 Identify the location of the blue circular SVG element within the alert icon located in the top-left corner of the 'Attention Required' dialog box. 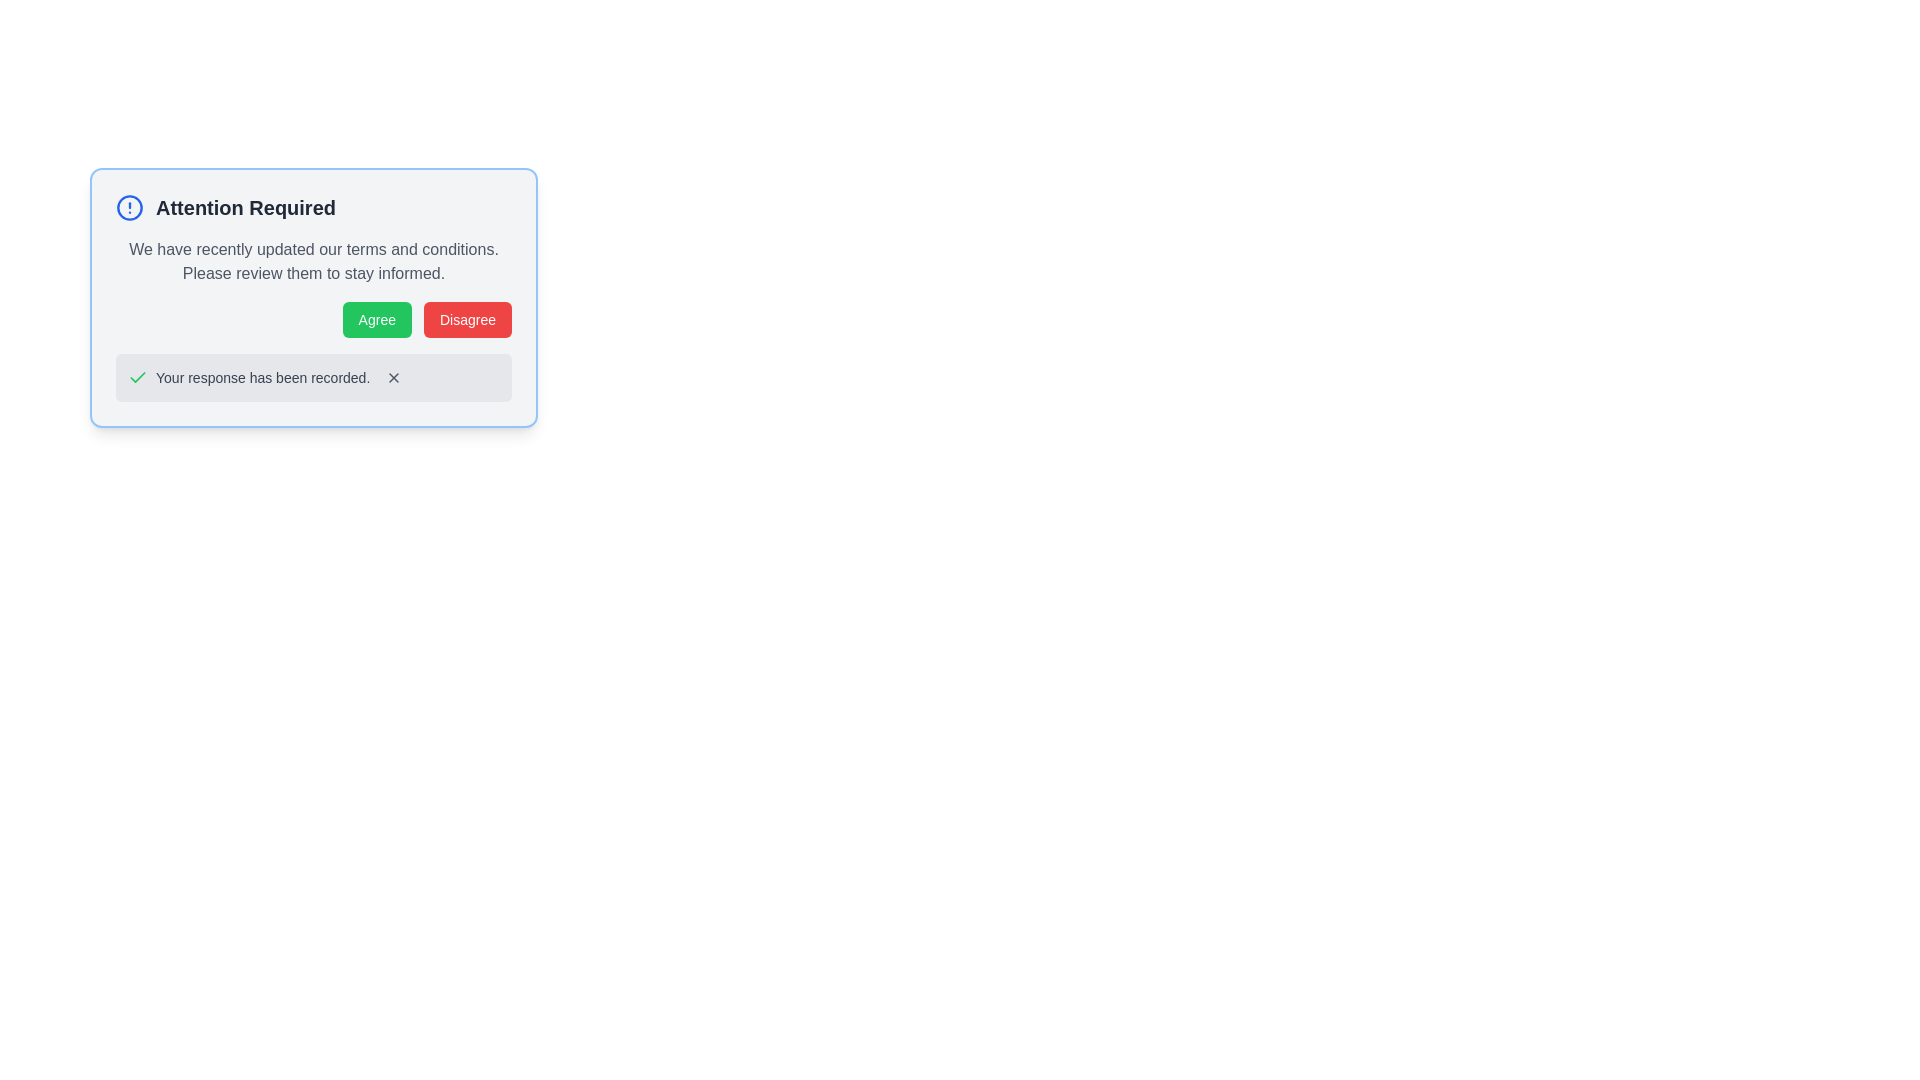
(128, 208).